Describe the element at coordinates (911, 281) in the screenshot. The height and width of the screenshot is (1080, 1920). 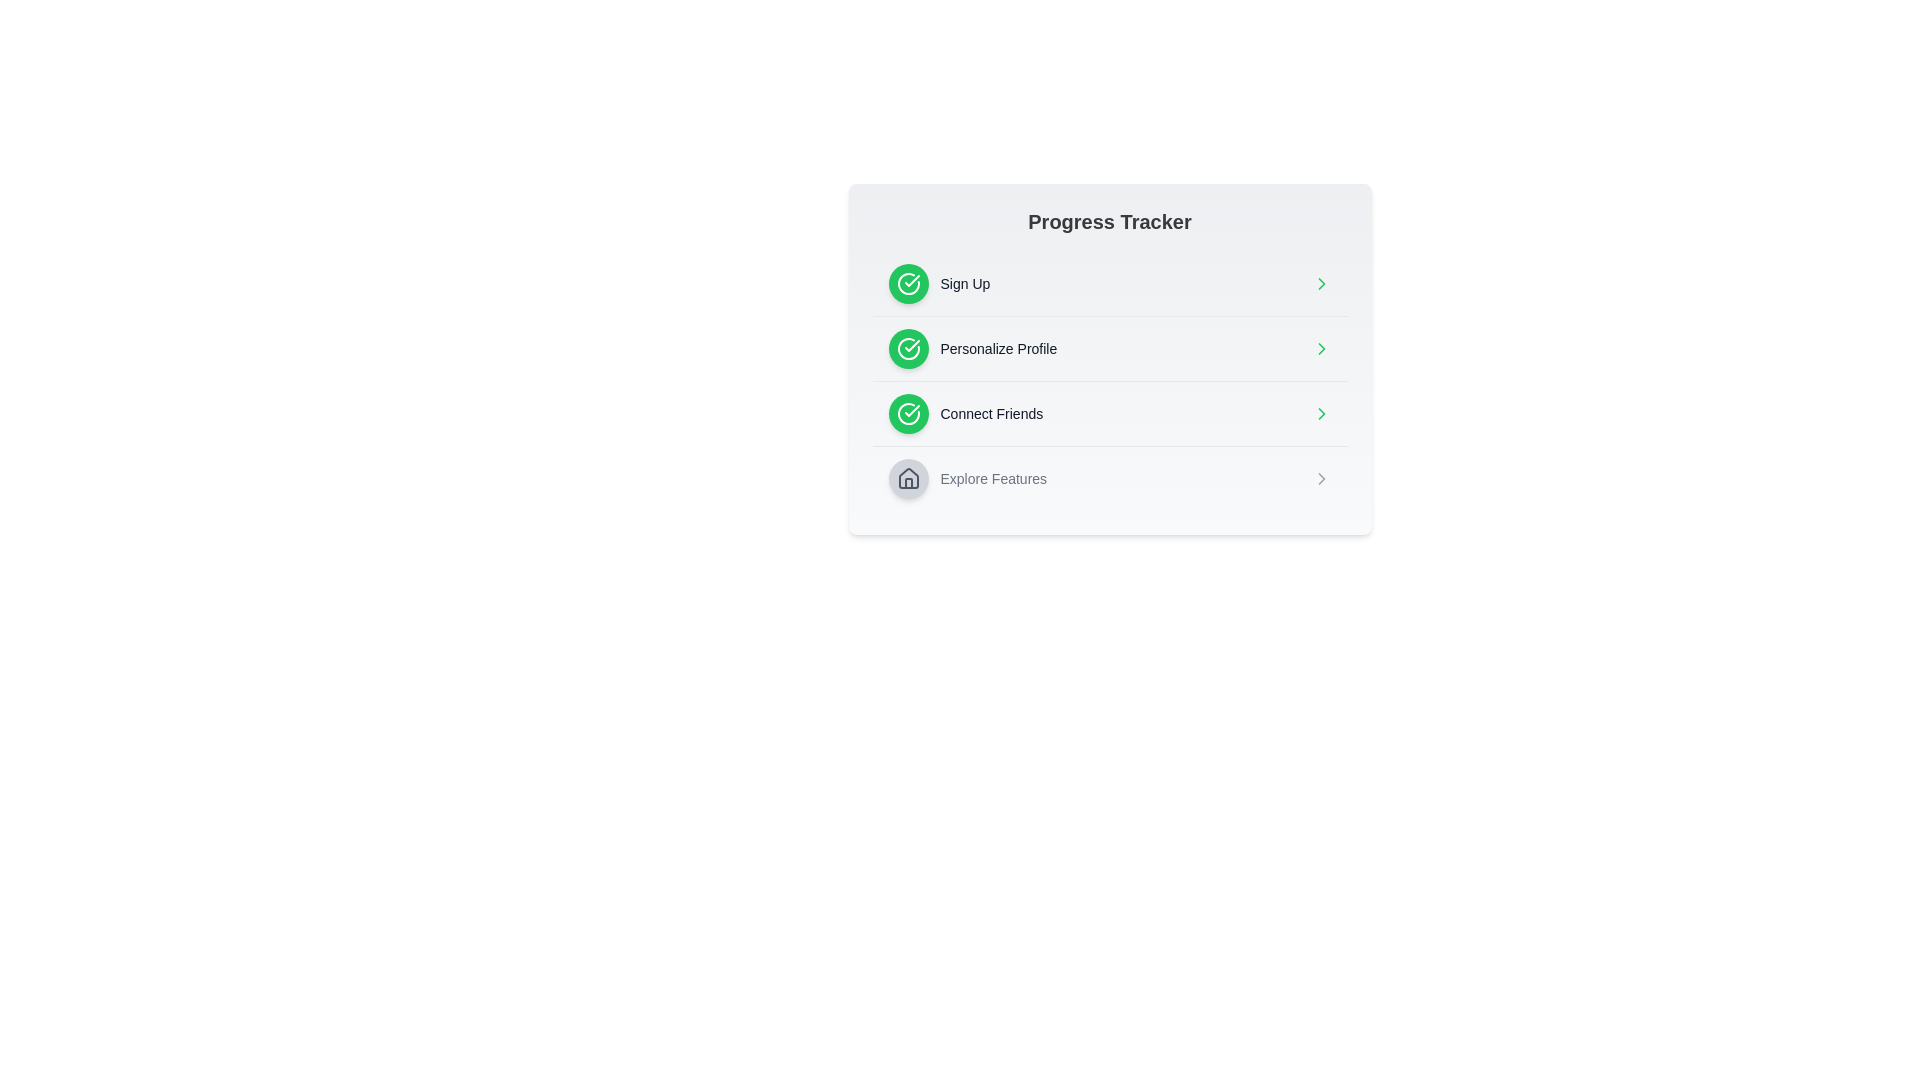
I see `the green checkmark icon within a circle, indicating a completed step in the progress tracker aligned with the 'Personalize Profile' label` at that location.